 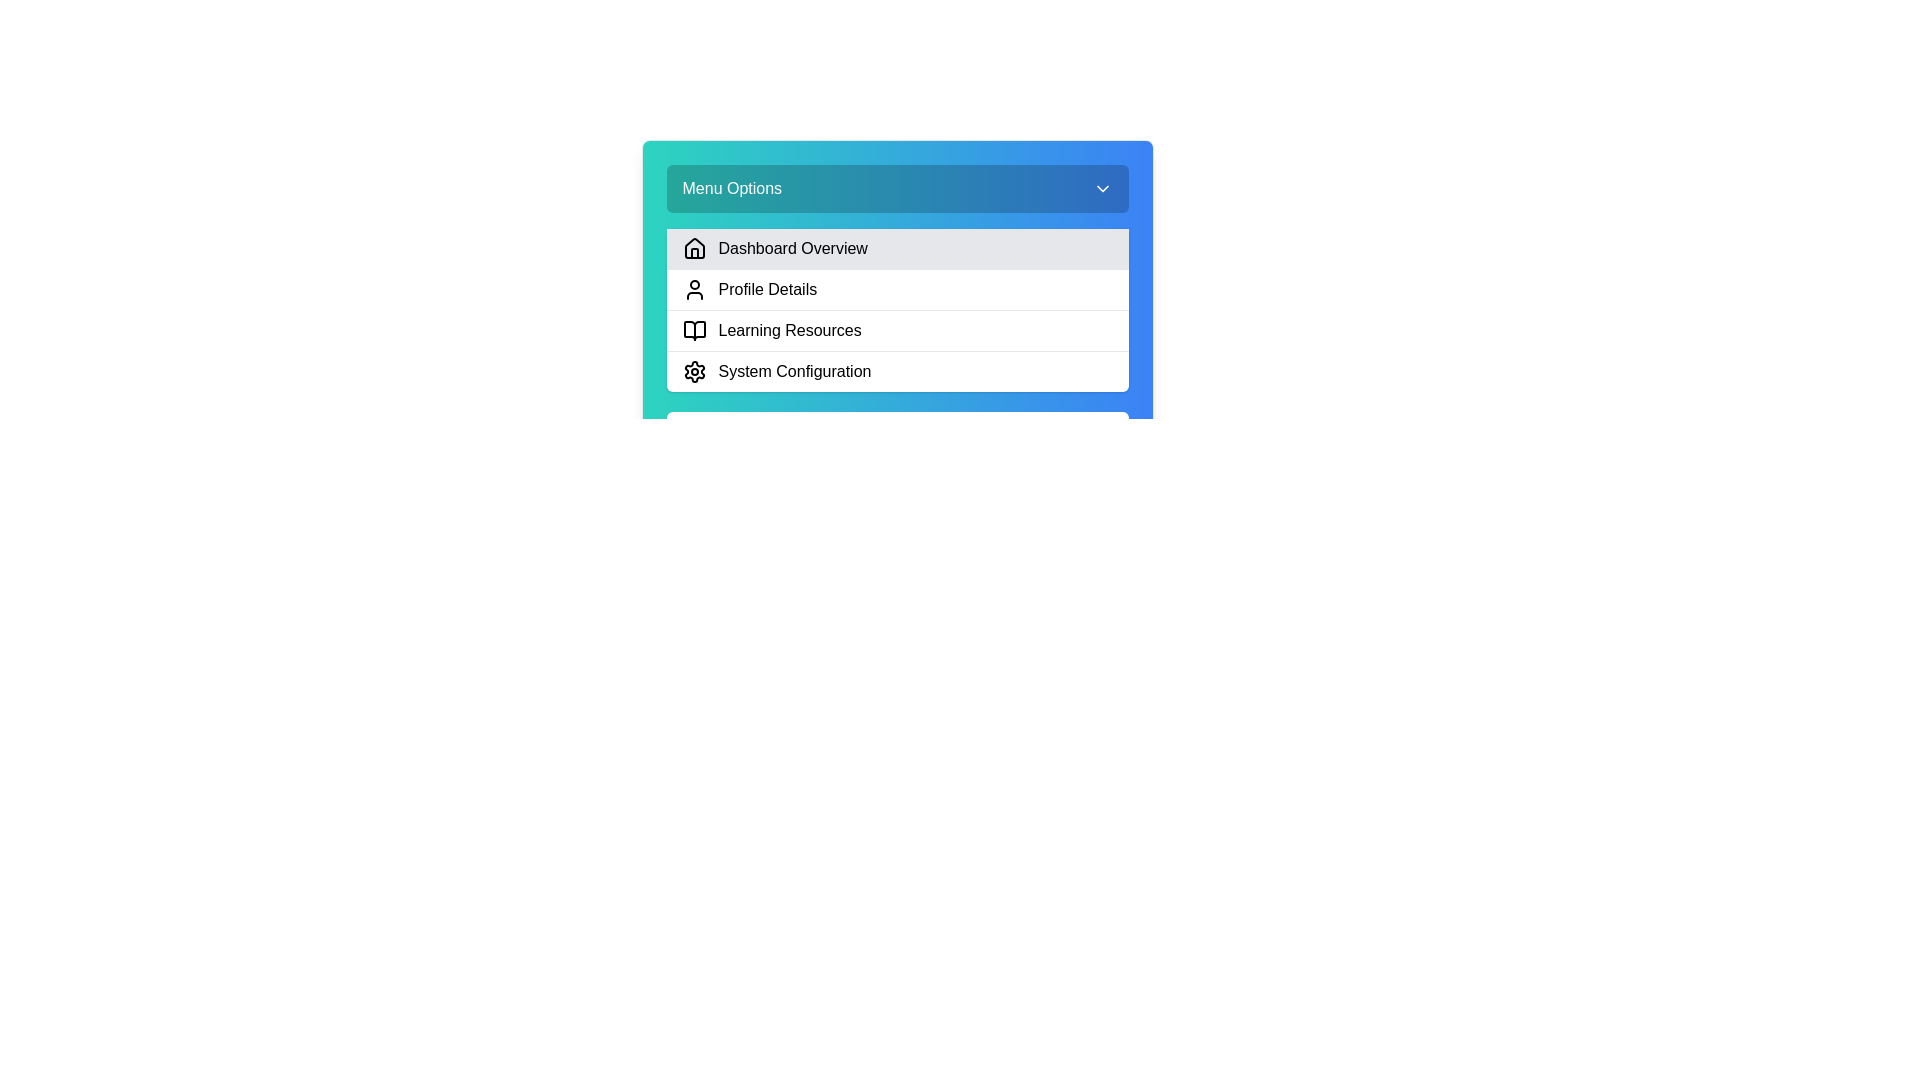 What do you see at coordinates (694, 289) in the screenshot?
I see `the 'Profile Details' icon located to the left of the text label in the menu` at bounding box center [694, 289].